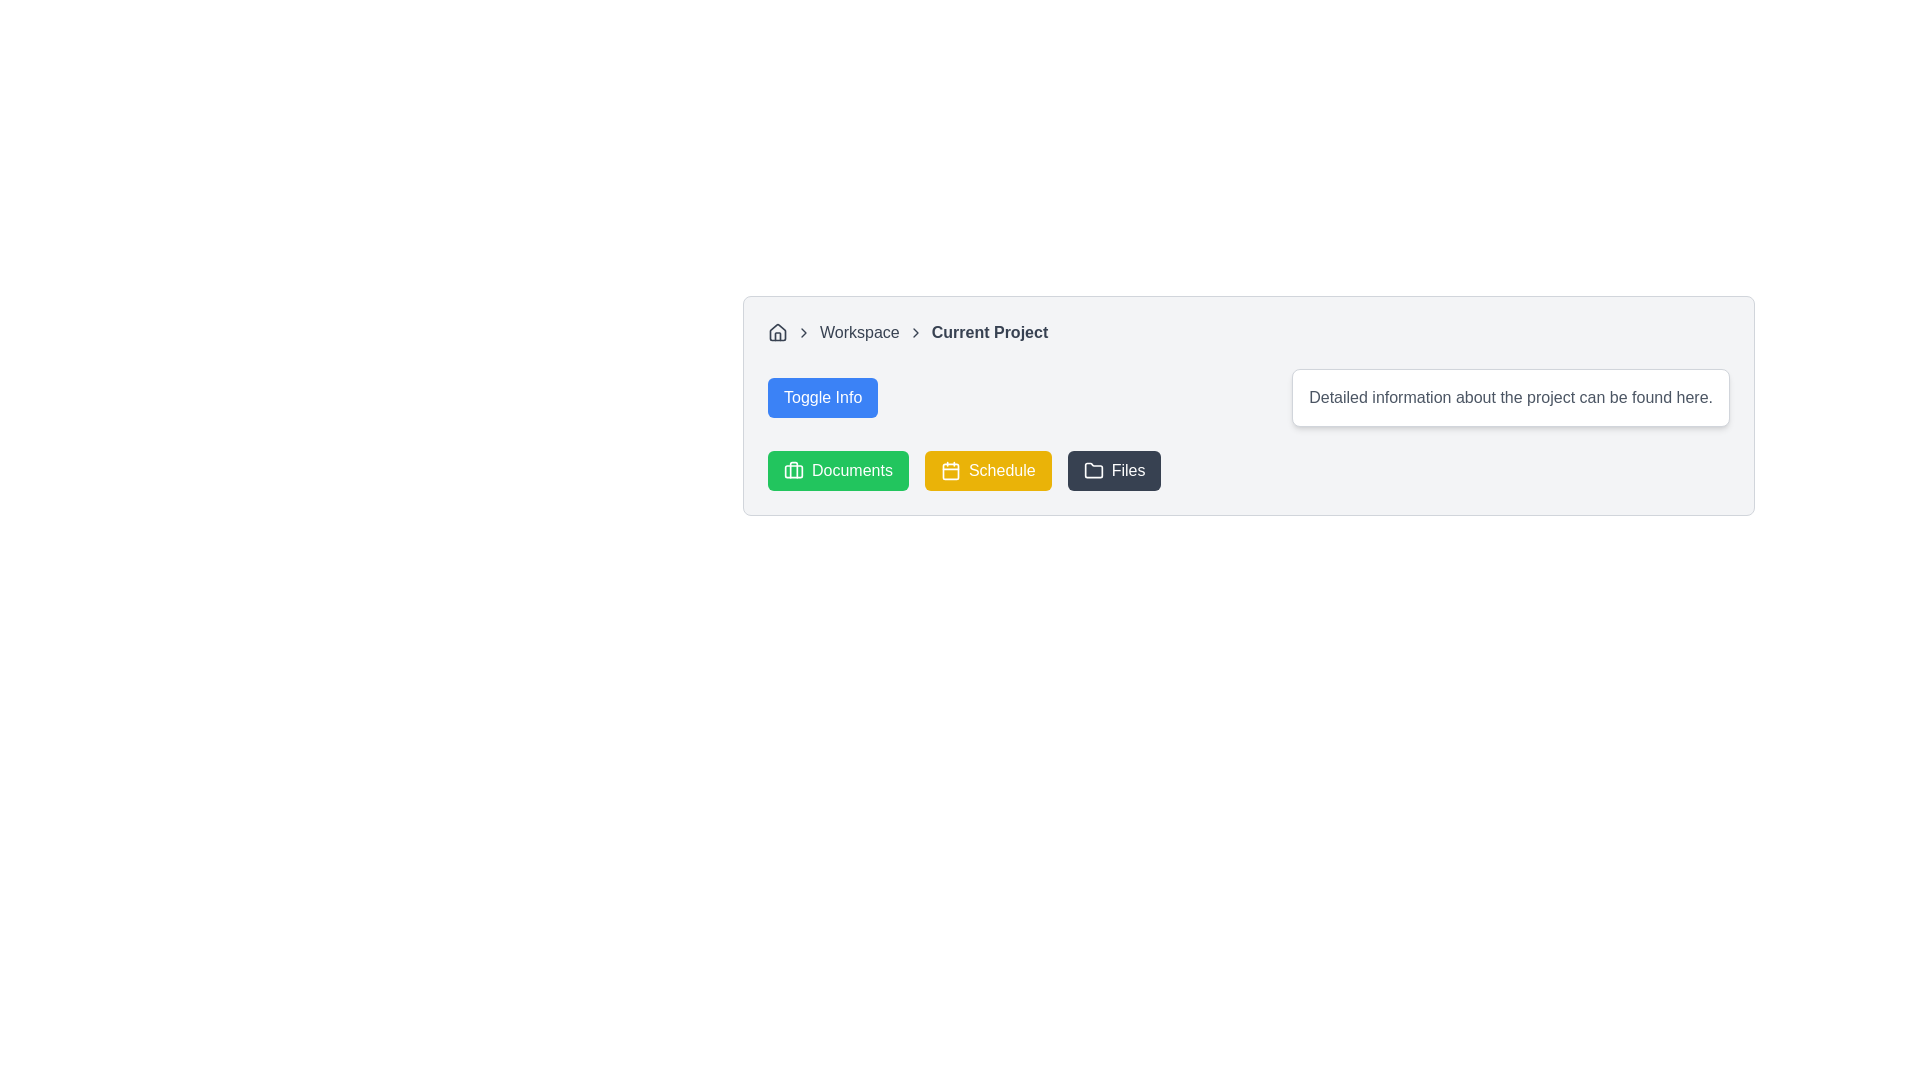 The image size is (1920, 1080). Describe the element at coordinates (804, 331) in the screenshot. I see `the first chevron icon in the breadcrumb navigation that separates 'Home' and 'Workspace'` at that location.